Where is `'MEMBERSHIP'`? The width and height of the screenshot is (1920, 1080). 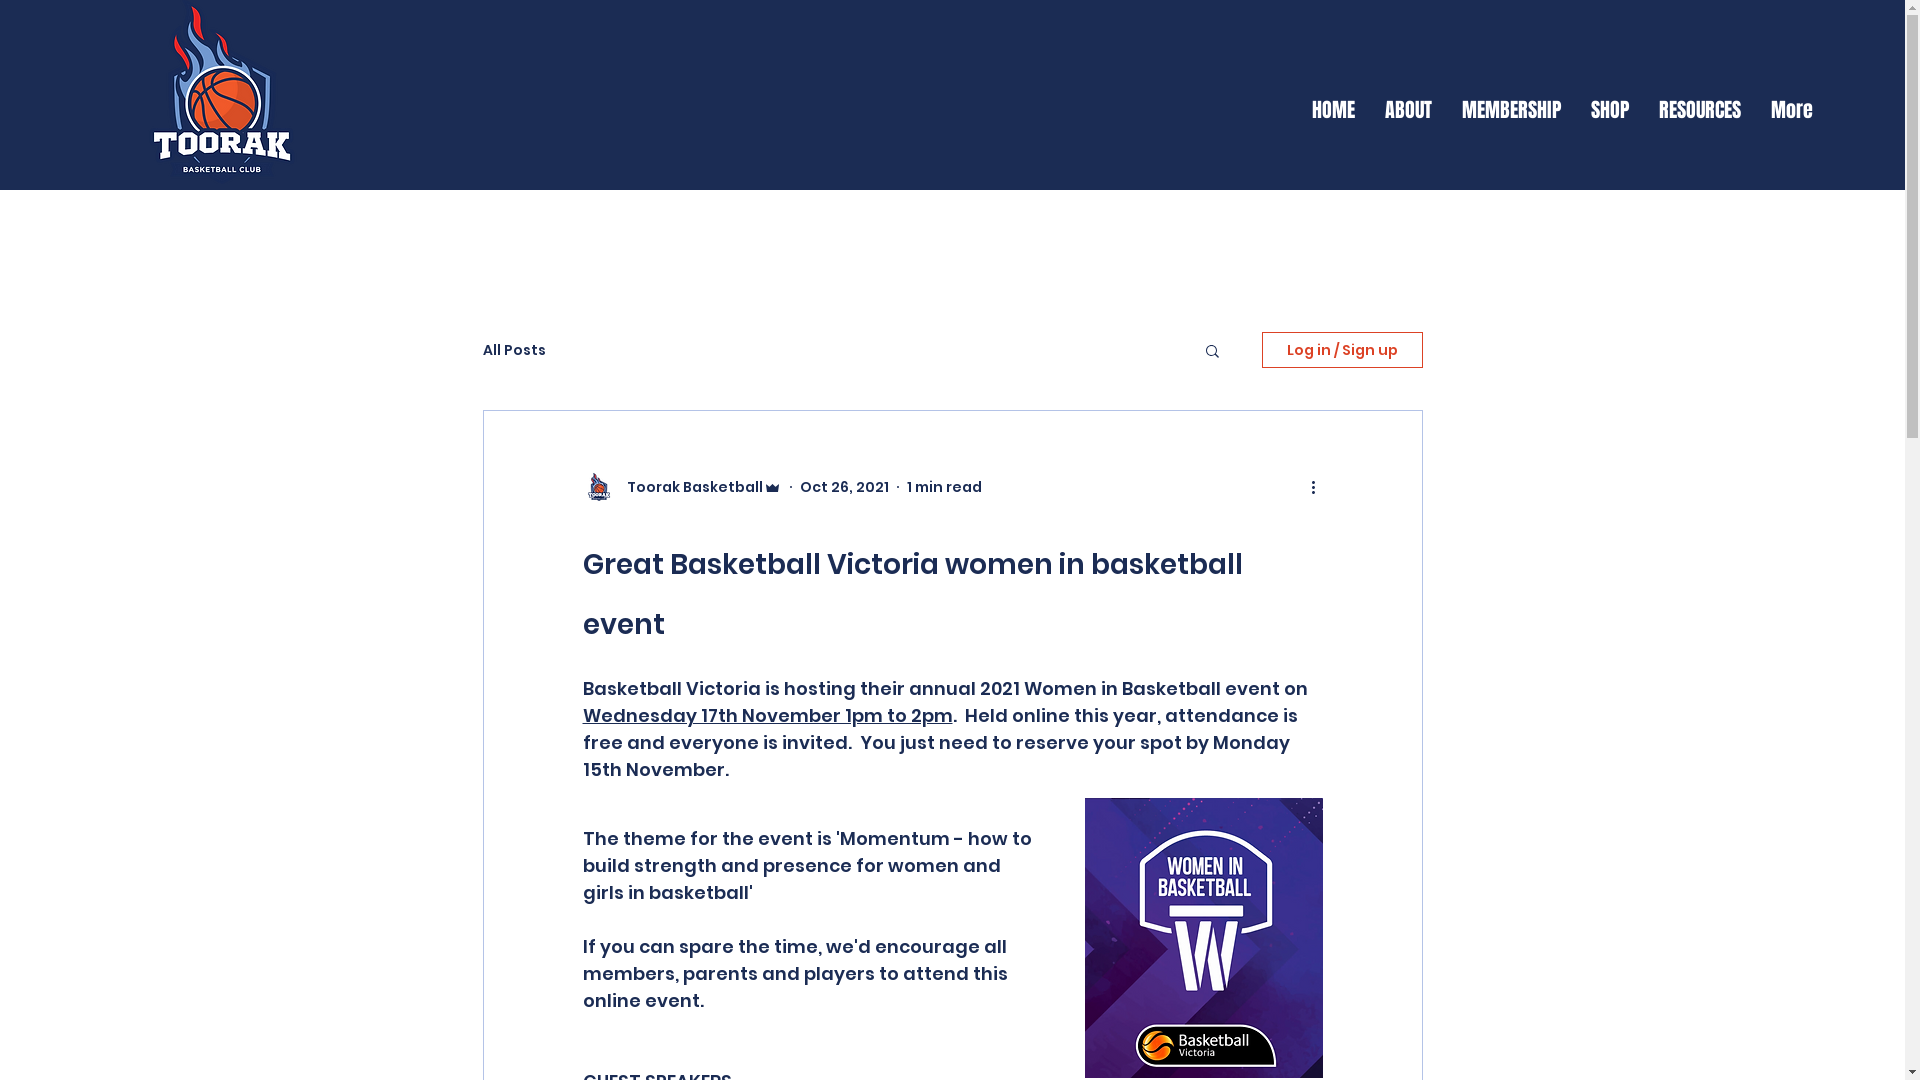 'MEMBERSHIP' is located at coordinates (1511, 110).